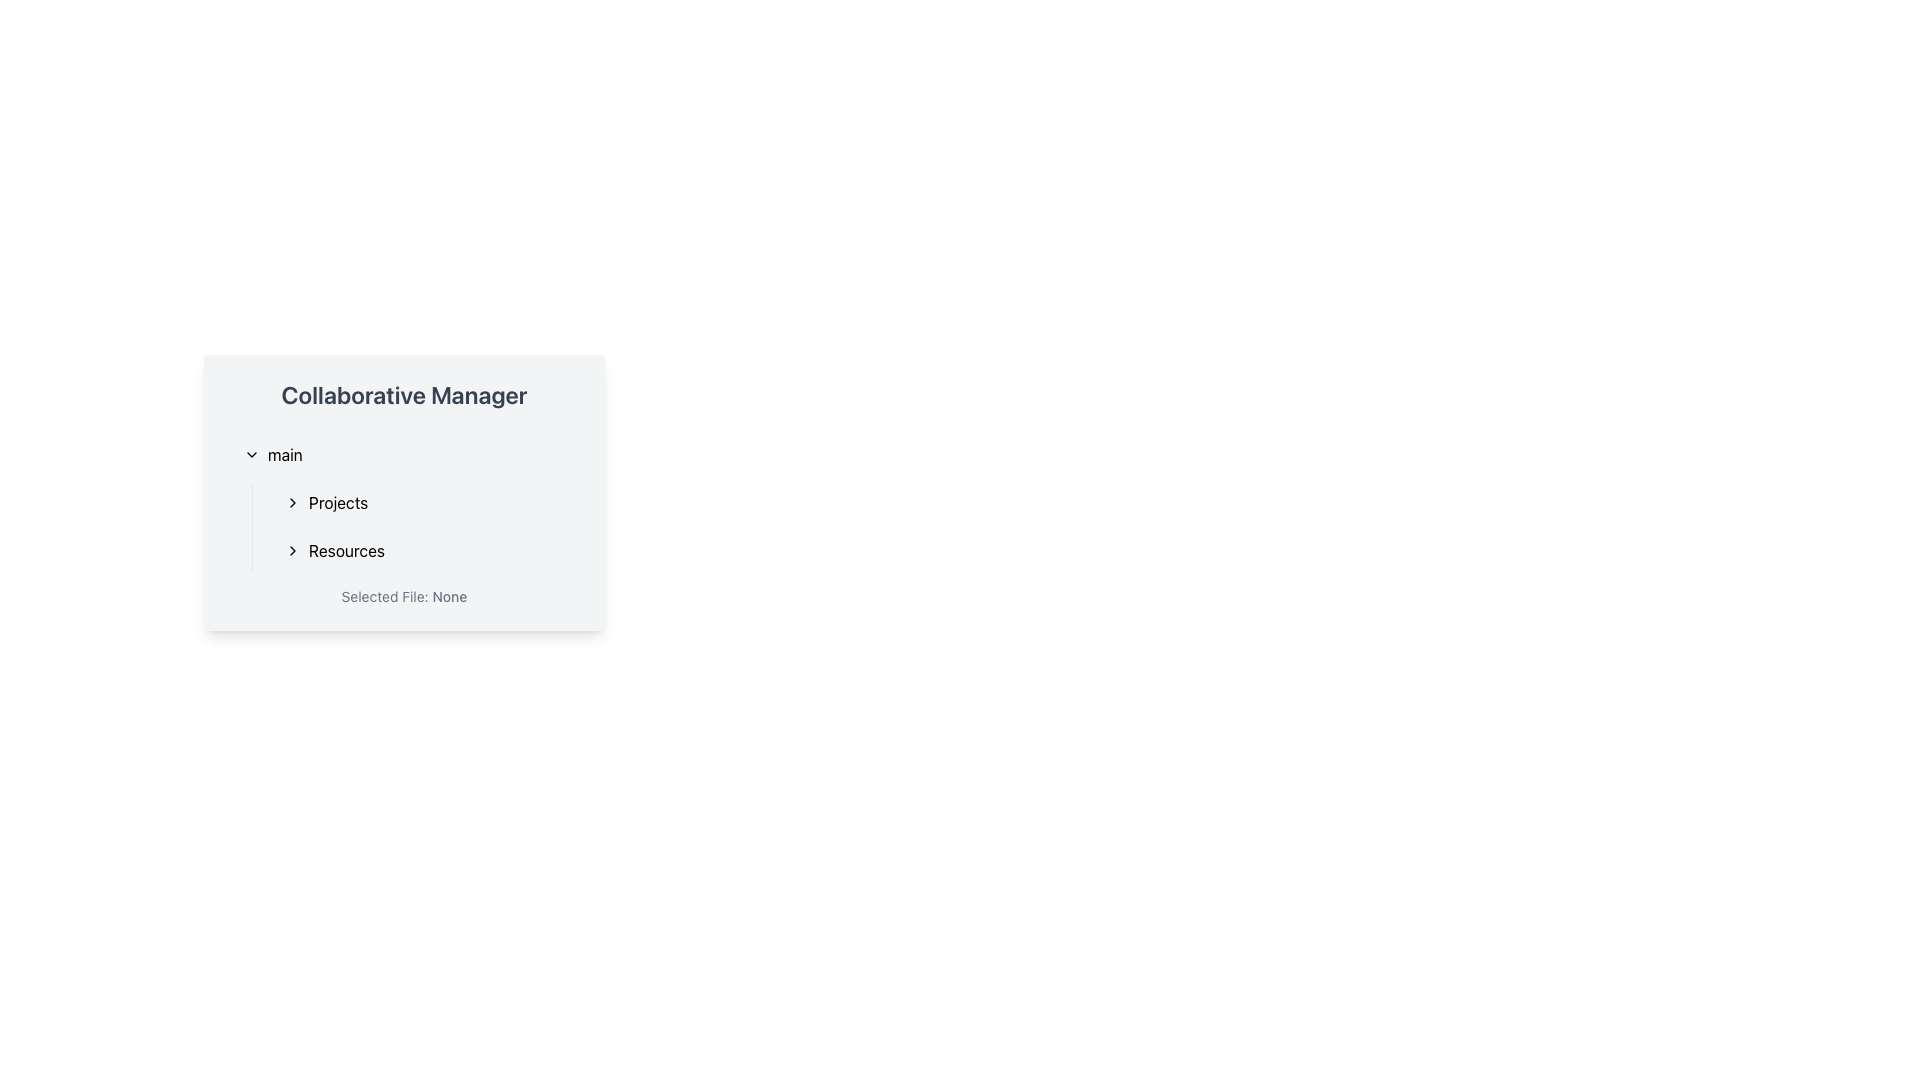 This screenshot has width=1920, height=1080. I want to click on the 'Resources' sub-item in the grouped menu item located under the 'main' menu, so click(415, 526).